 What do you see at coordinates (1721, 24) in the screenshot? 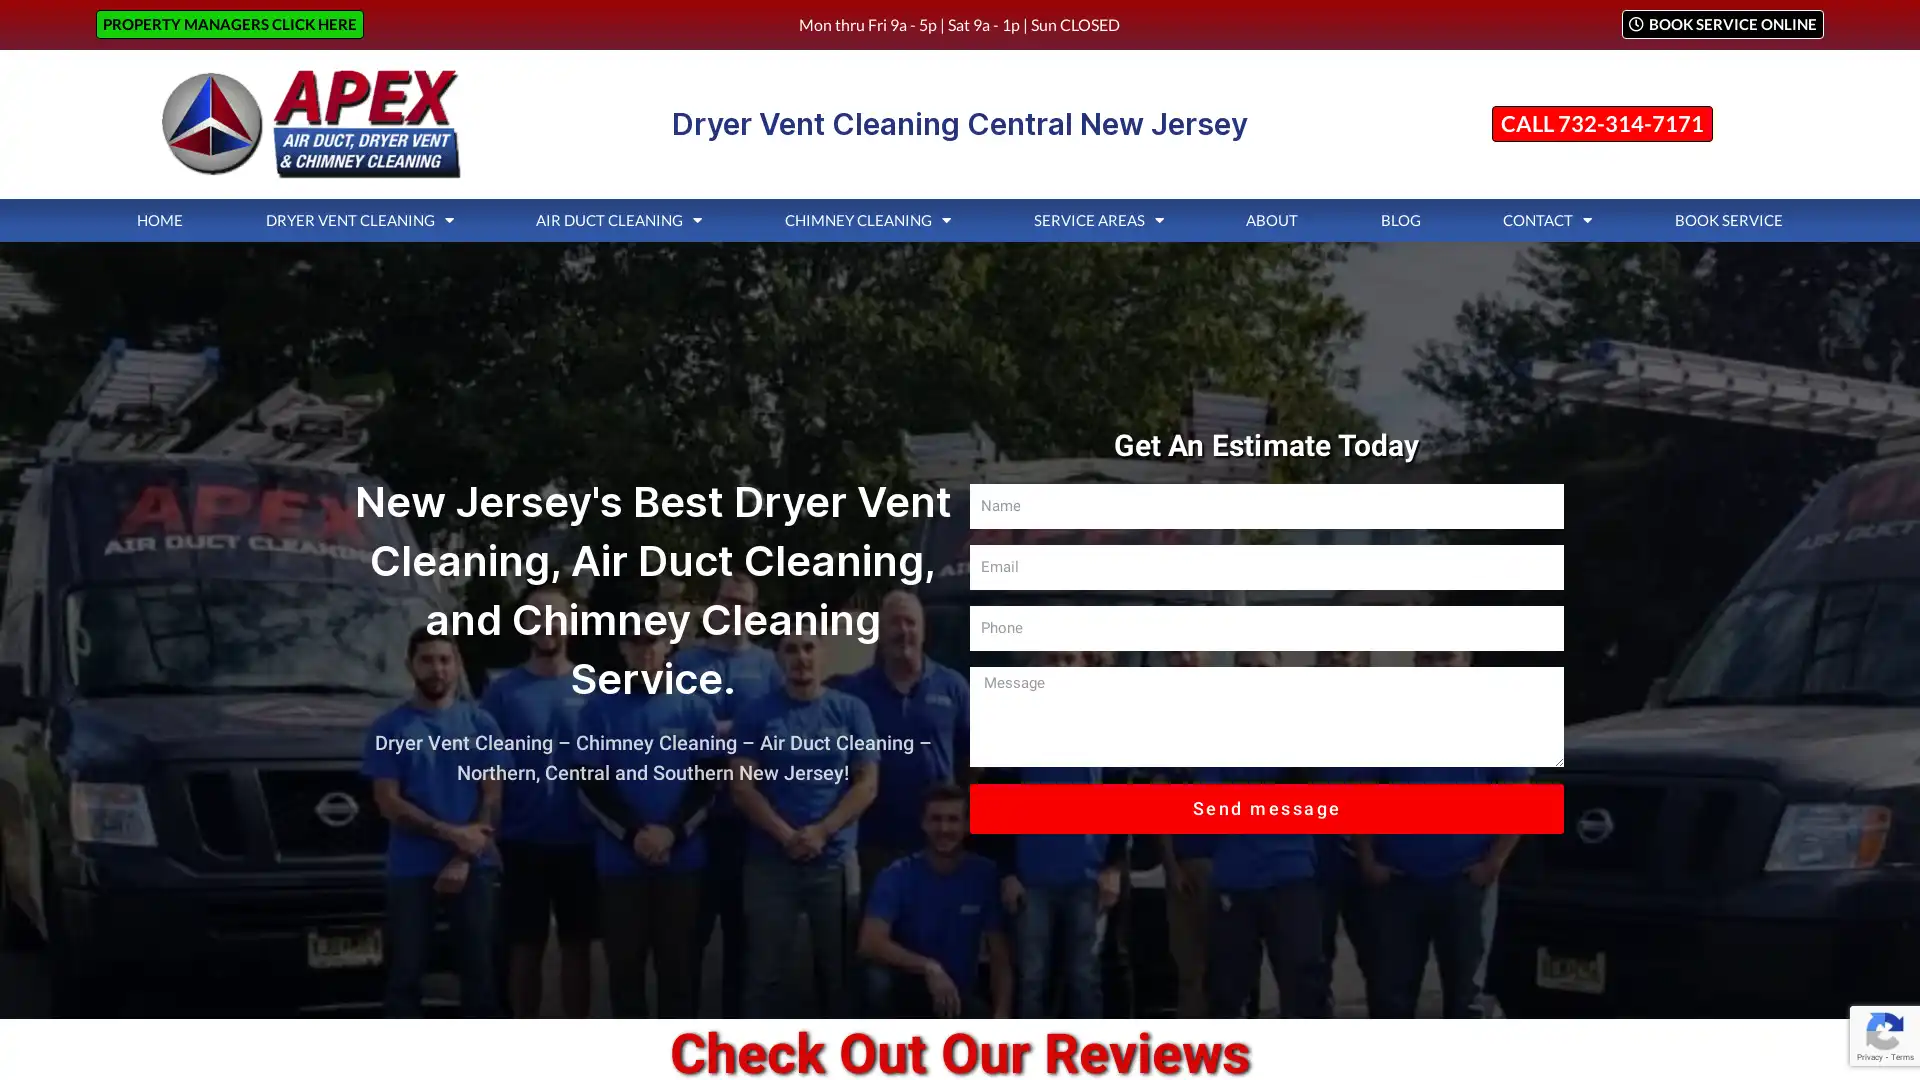
I see `BOOK SERVICE ONLINE` at bounding box center [1721, 24].